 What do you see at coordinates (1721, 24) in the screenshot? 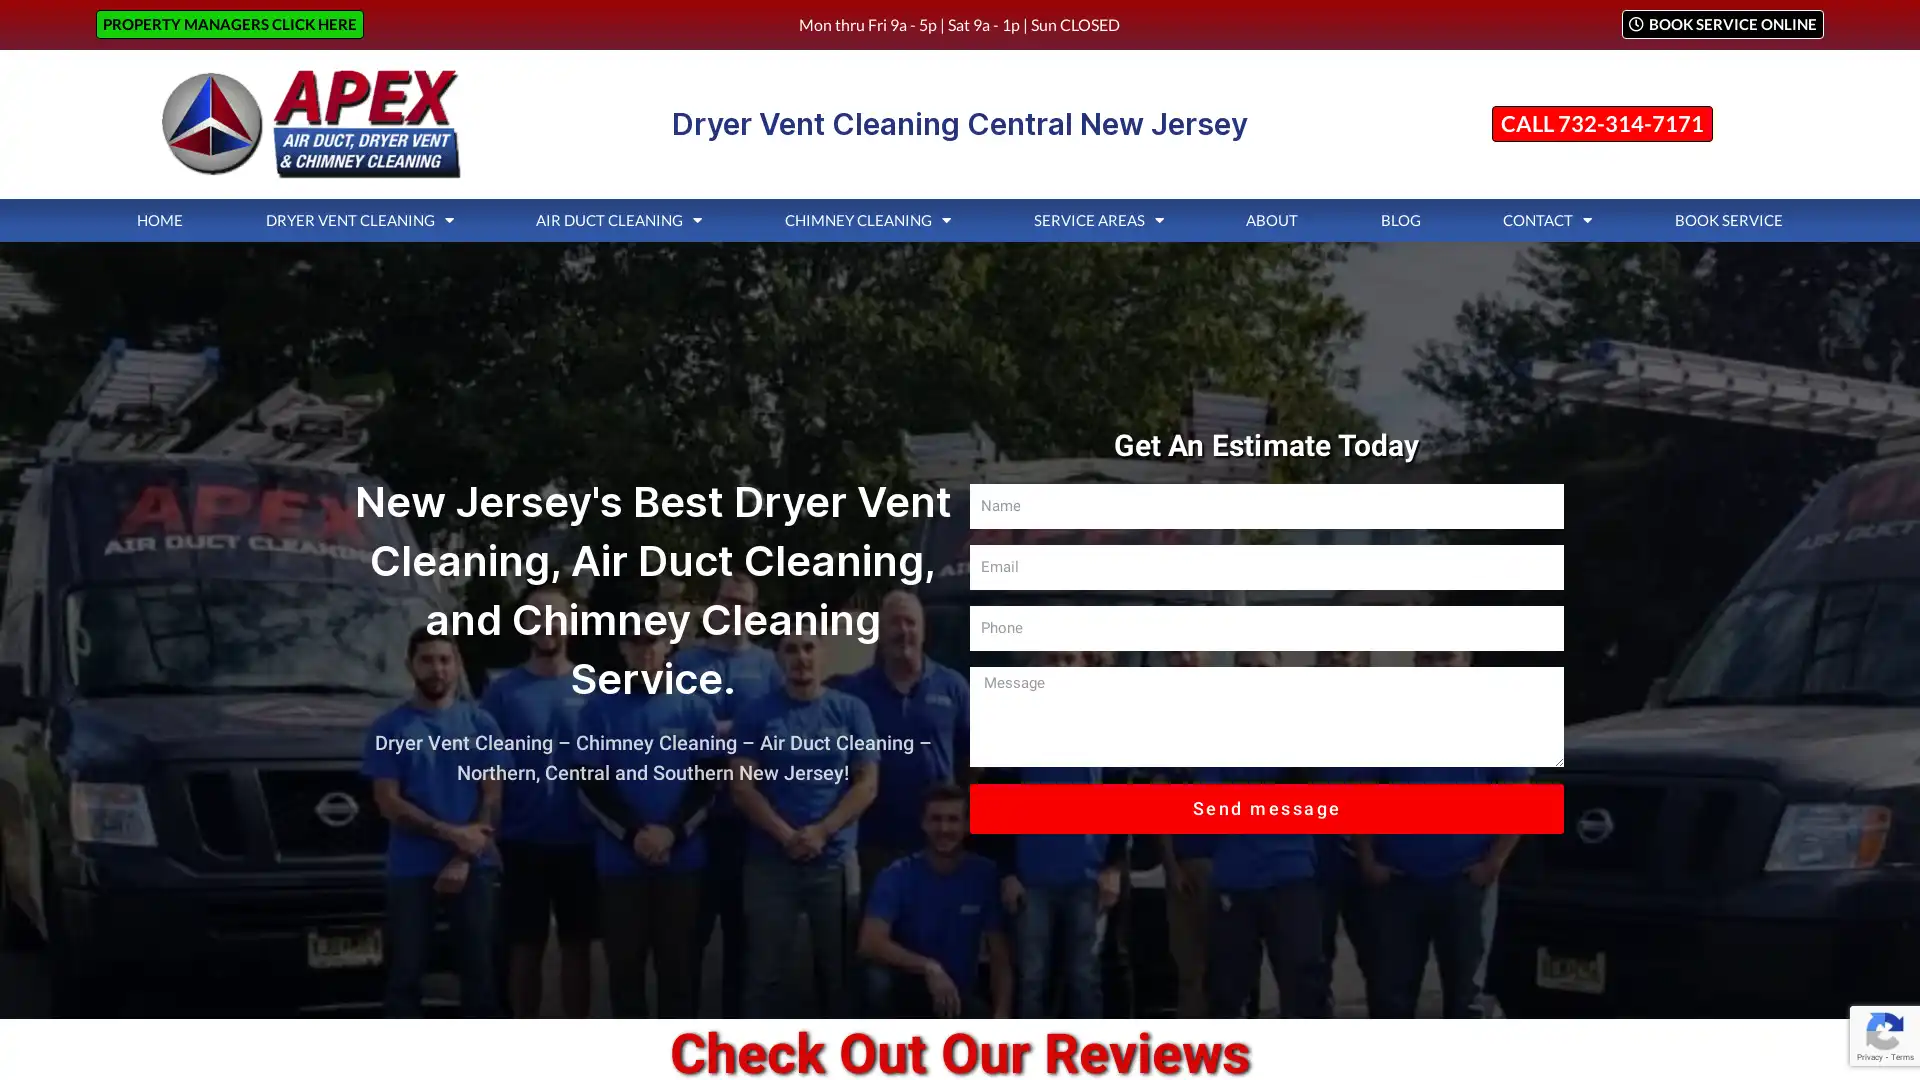
I see `BOOK SERVICE ONLINE` at bounding box center [1721, 24].